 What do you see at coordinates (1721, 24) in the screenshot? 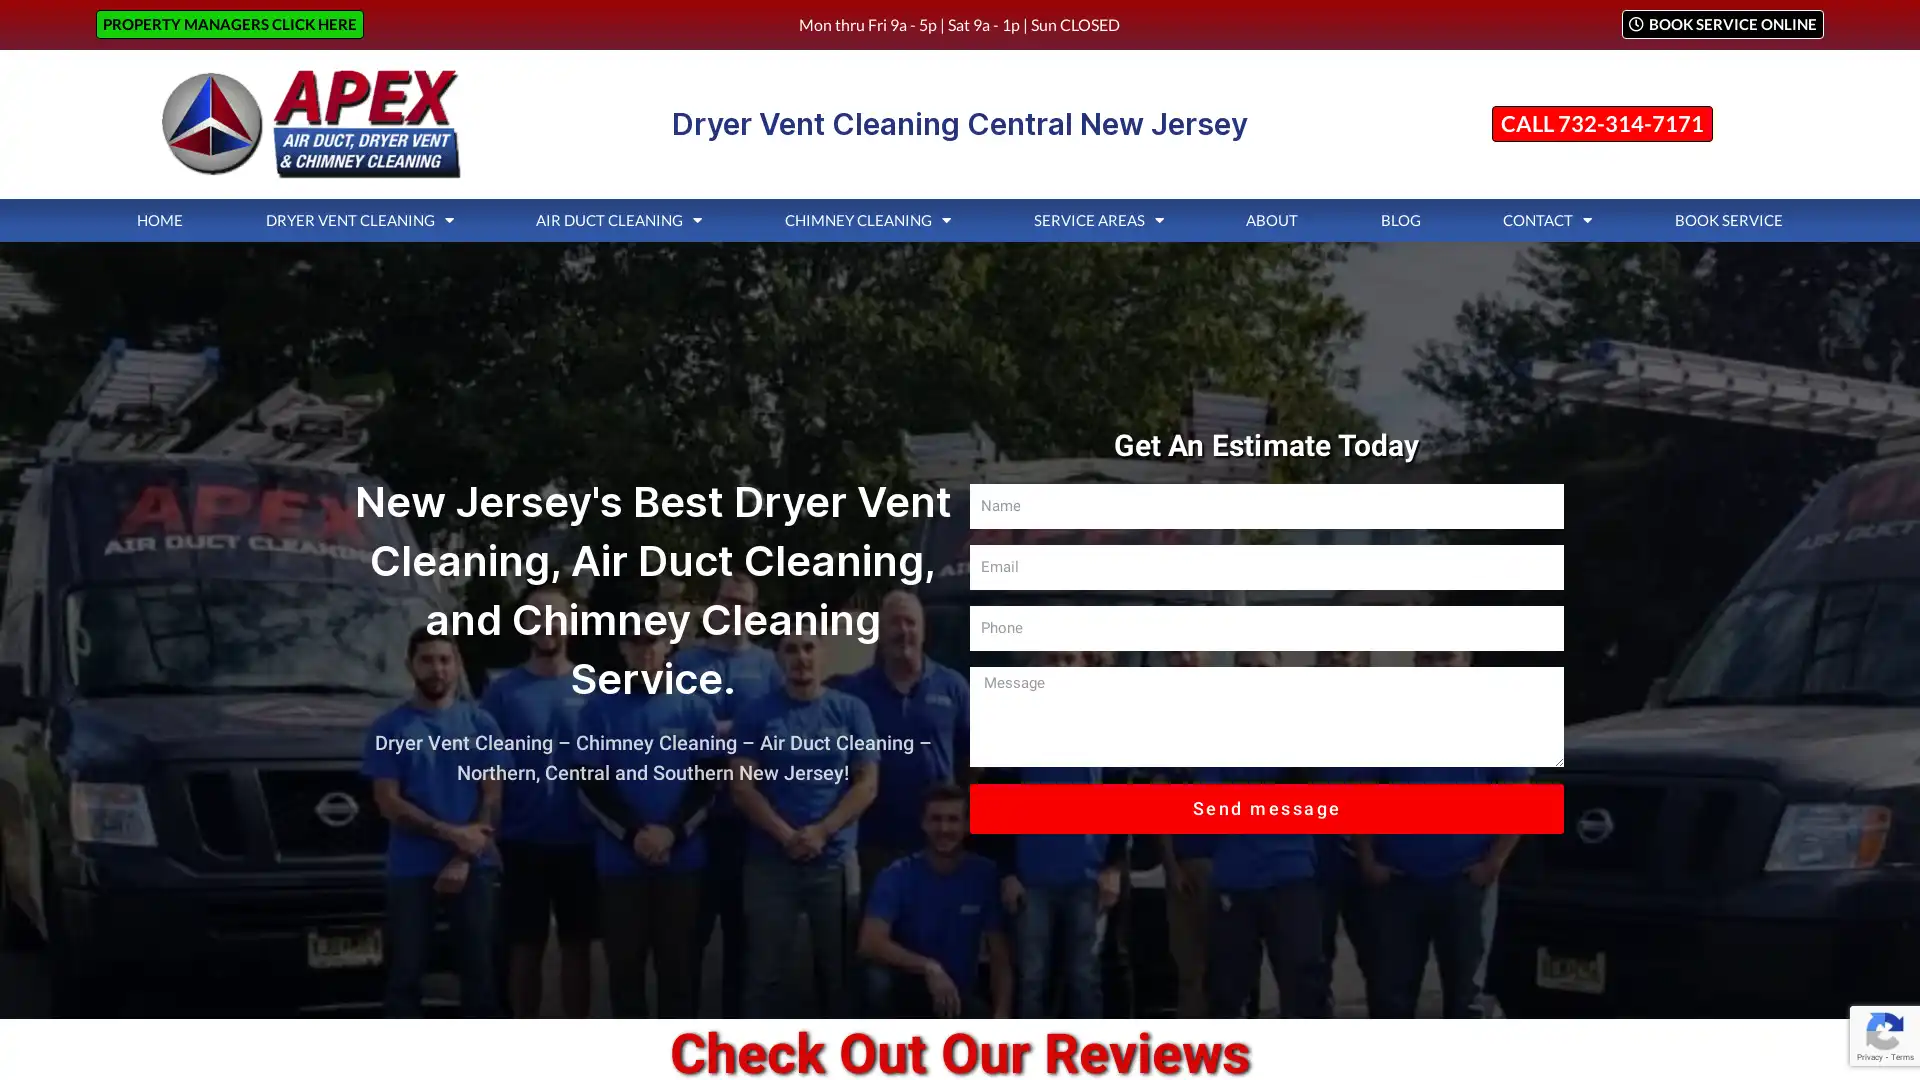
I see `BOOK SERVICE ONLINE` at bounding box center [1721, 24].